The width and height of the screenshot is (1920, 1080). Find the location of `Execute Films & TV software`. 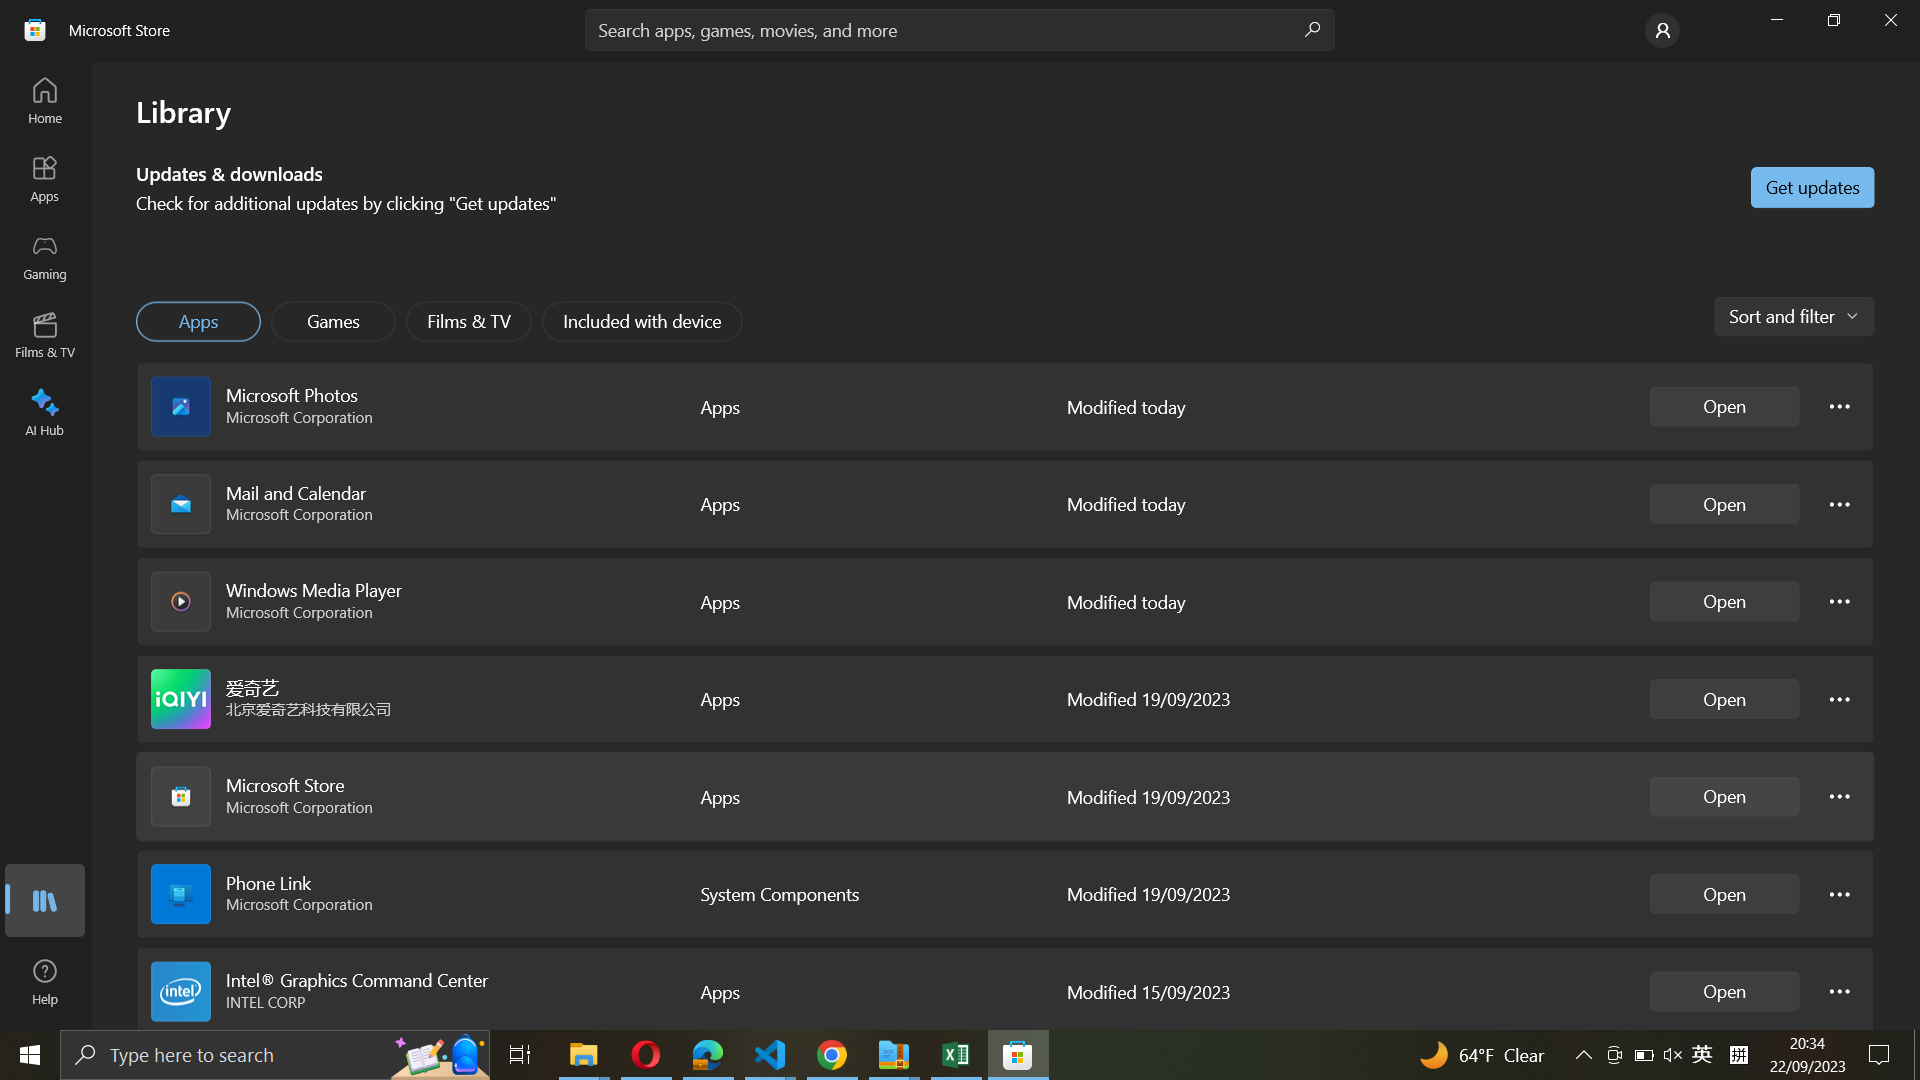

Execute Films & TV software is located at coordinates (468, 321).